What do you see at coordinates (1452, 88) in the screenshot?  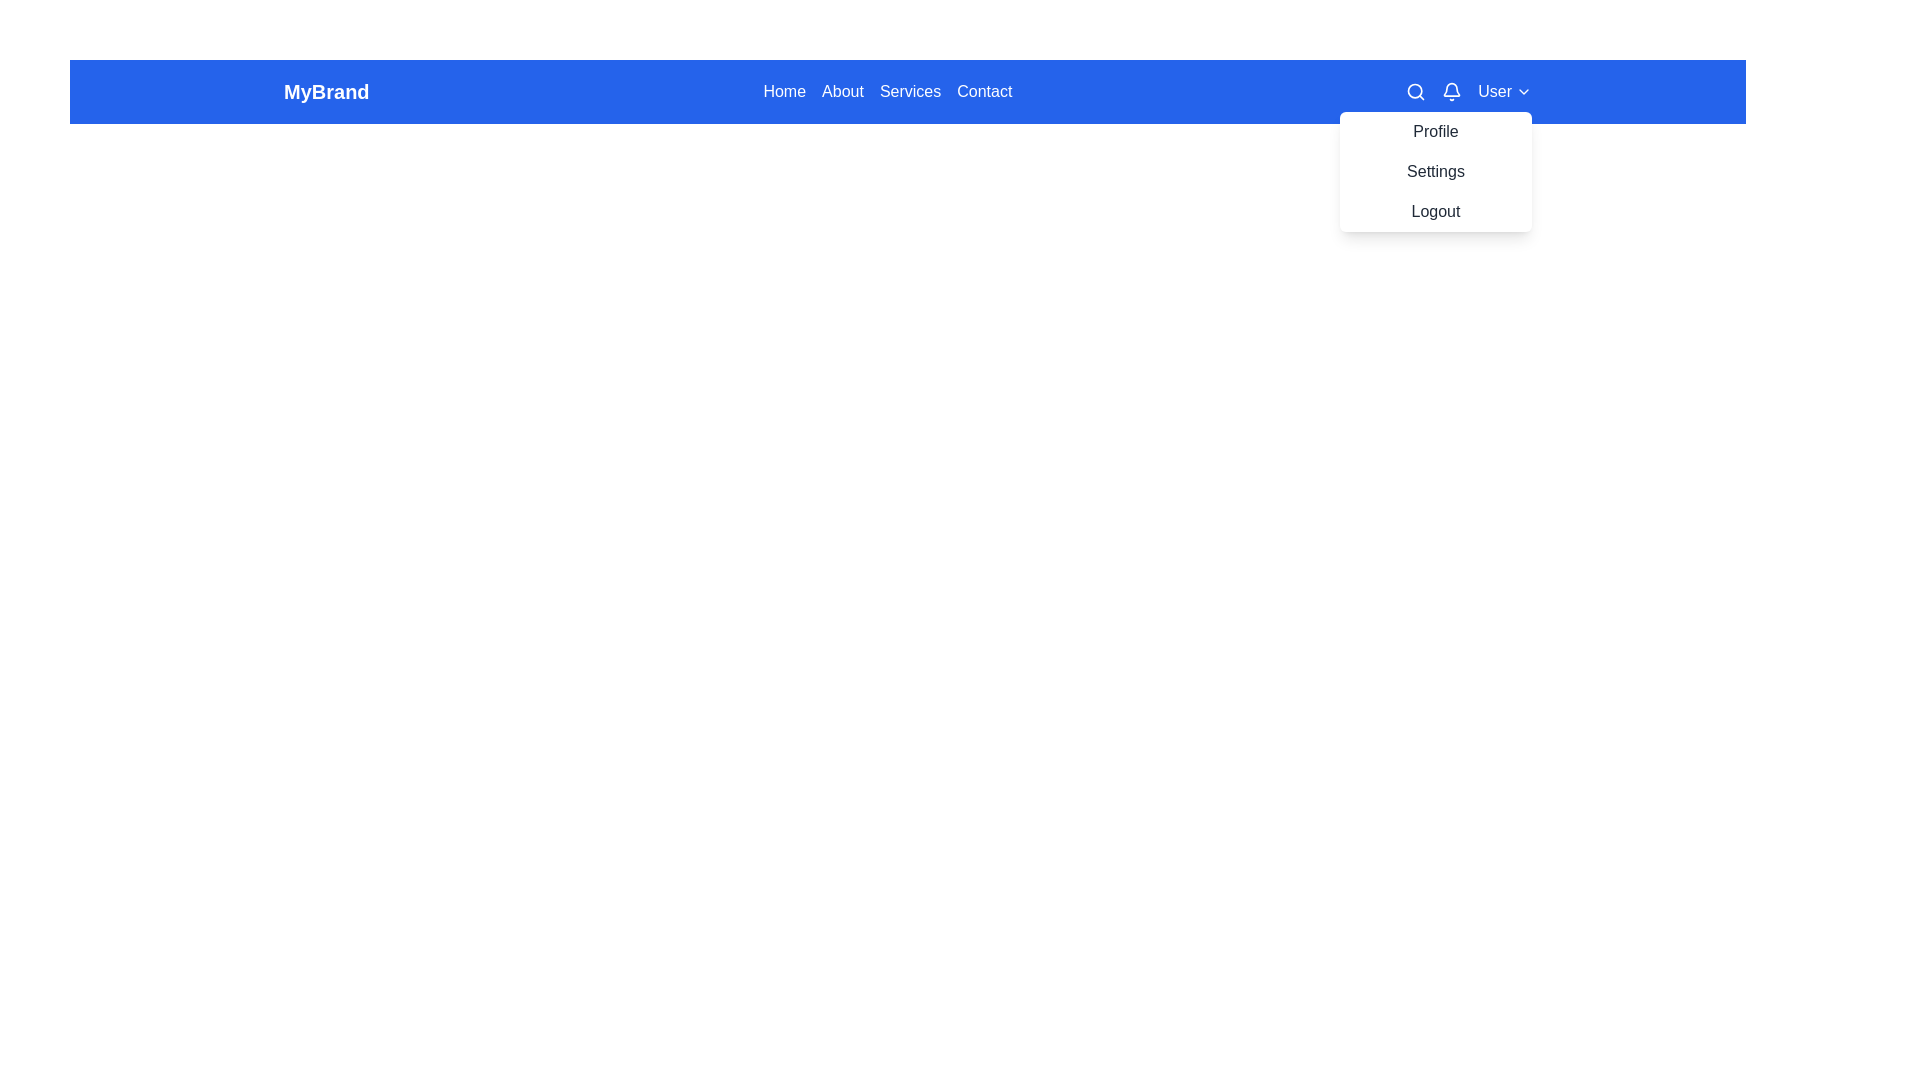 I see `the bottom portion of the bell icon located in the top-right corner of the navigation bar, which is styled with a thin line in a common notification icon design pattern` at bounding box center [1452, 88].